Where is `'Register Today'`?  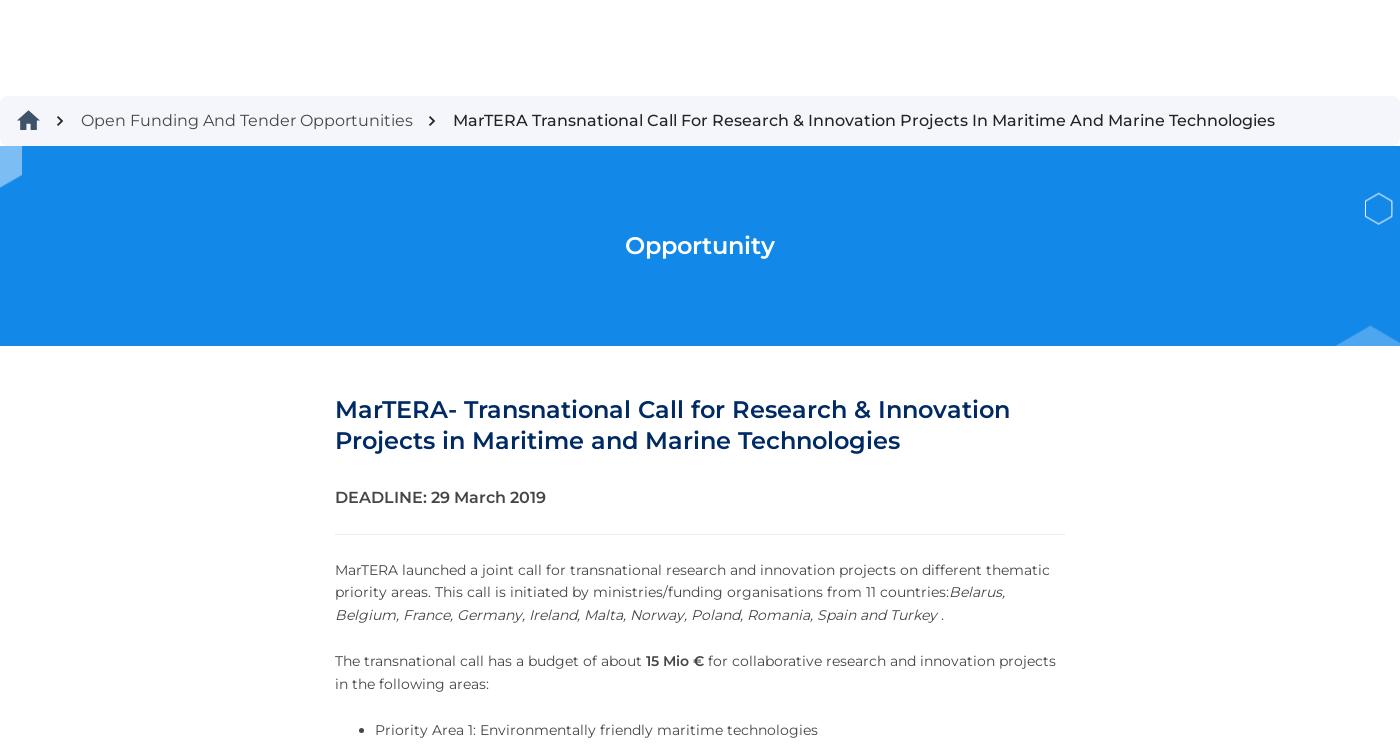 'Register Today' is located at coordinates (964, 249).